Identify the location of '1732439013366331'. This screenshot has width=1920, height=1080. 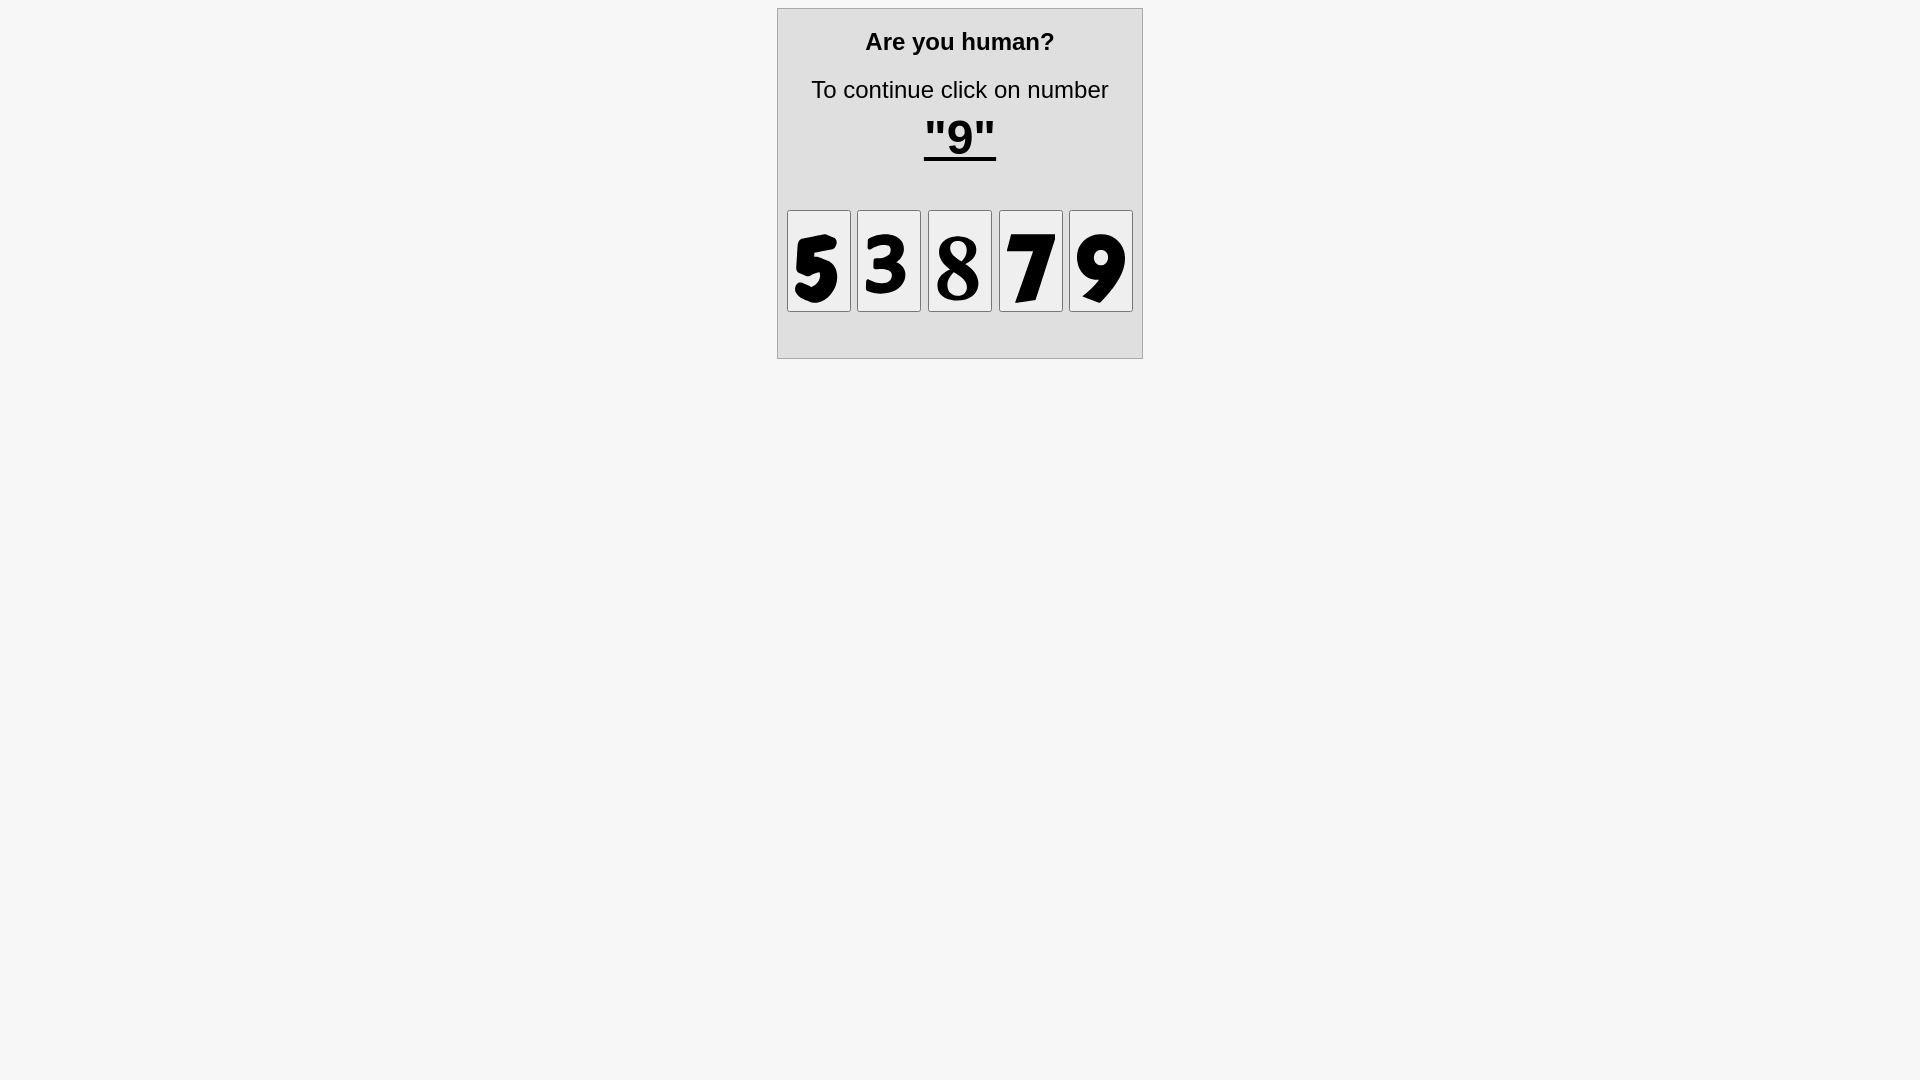
(819, 260).